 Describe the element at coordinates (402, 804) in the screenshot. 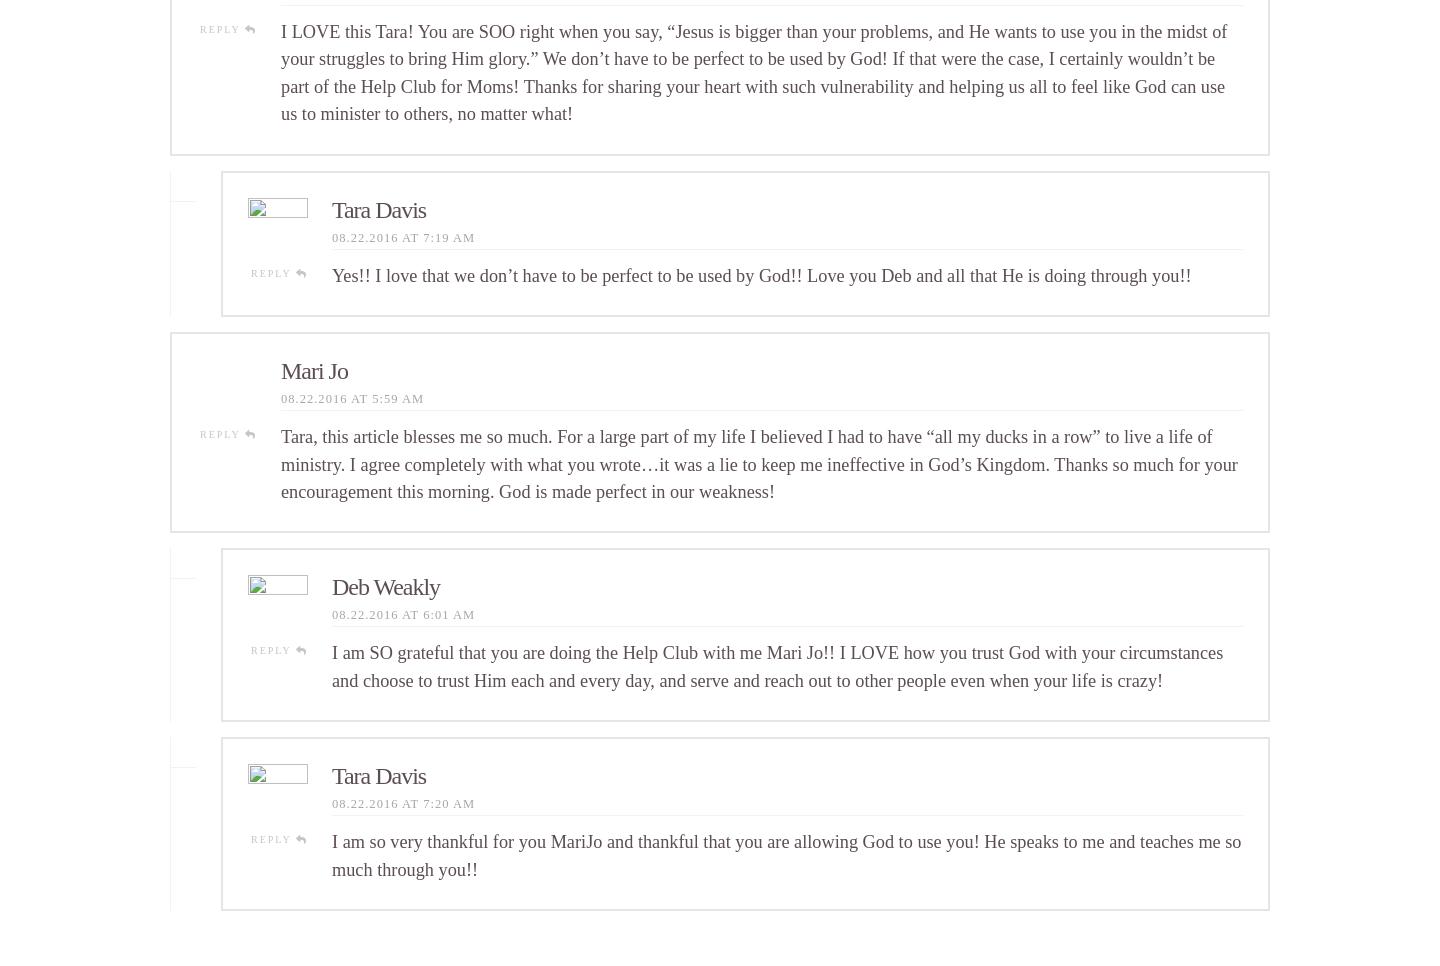

I see `'08.22.2016 at 7:20 am'` at that location.